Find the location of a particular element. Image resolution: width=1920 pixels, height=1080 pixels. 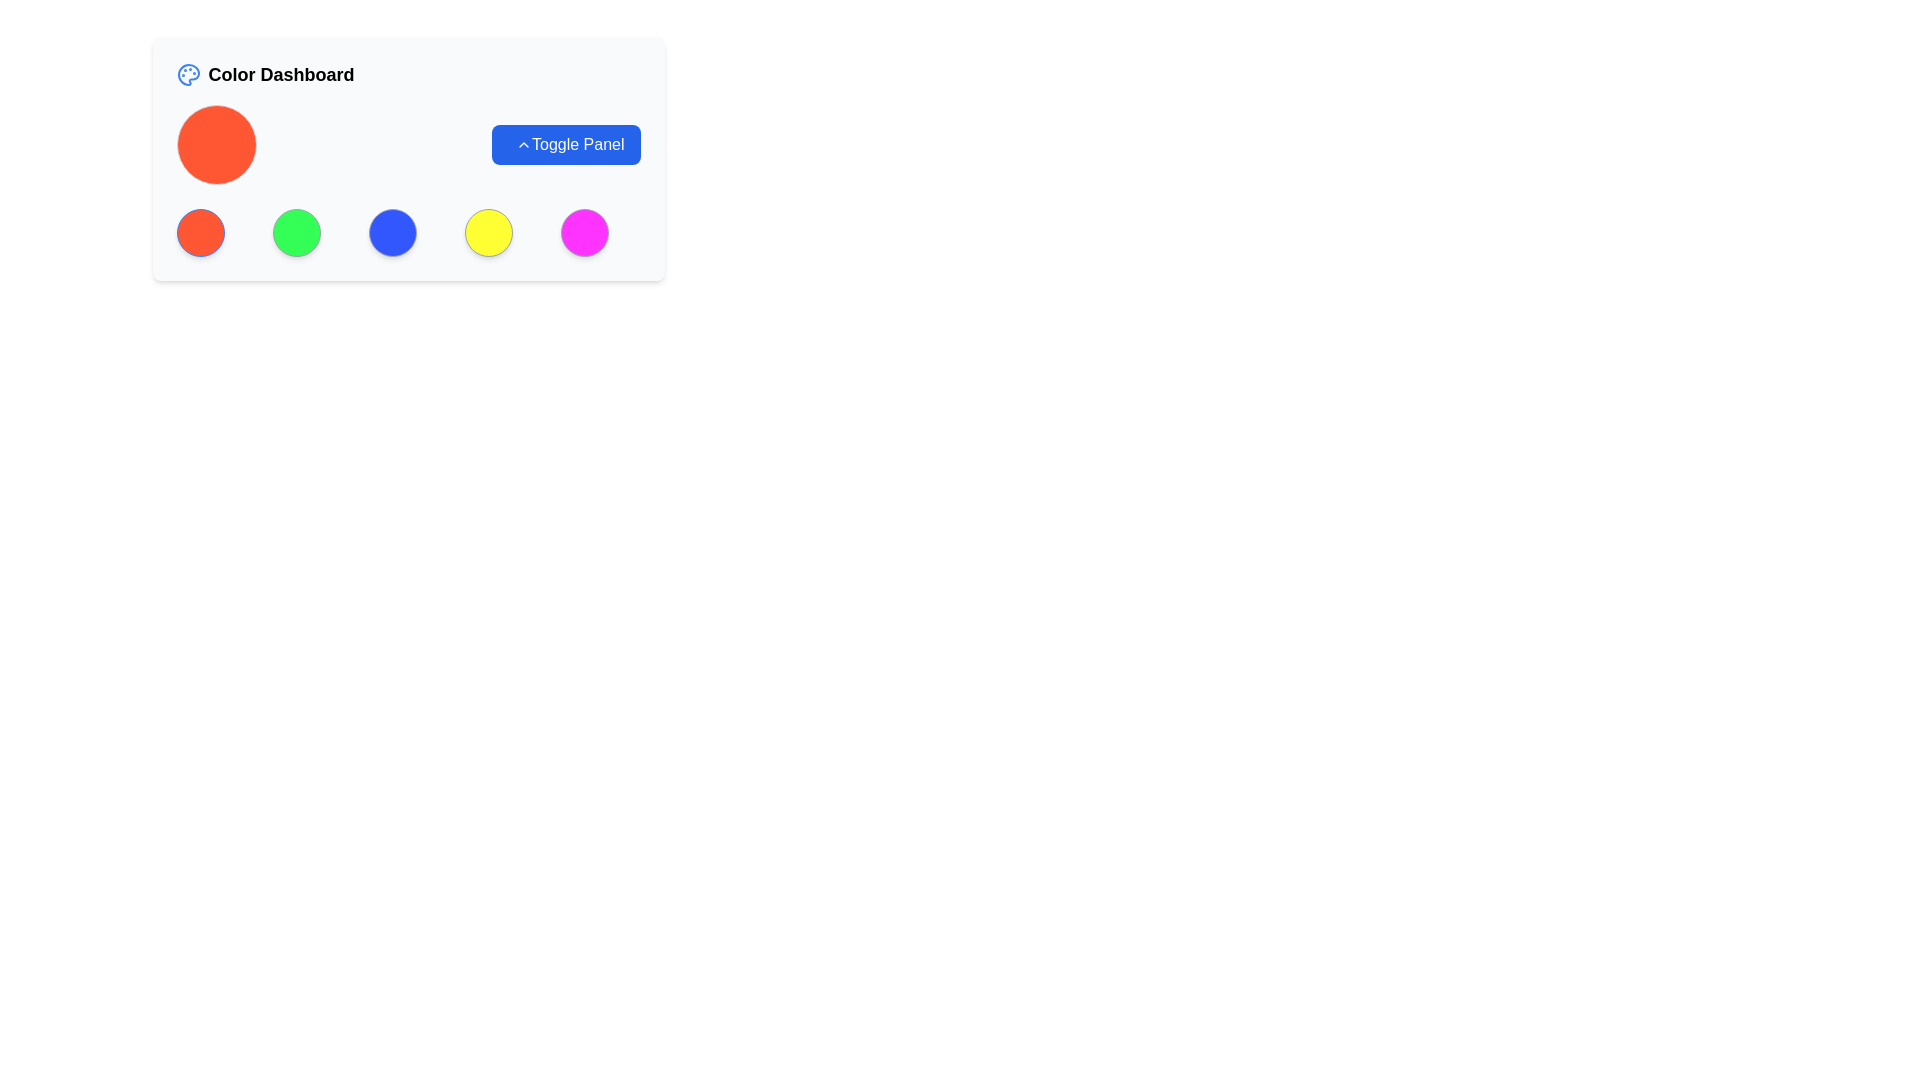

the fourth circular button in a horizontal row with a bright yellow fill is located at coordinates (488, 231).